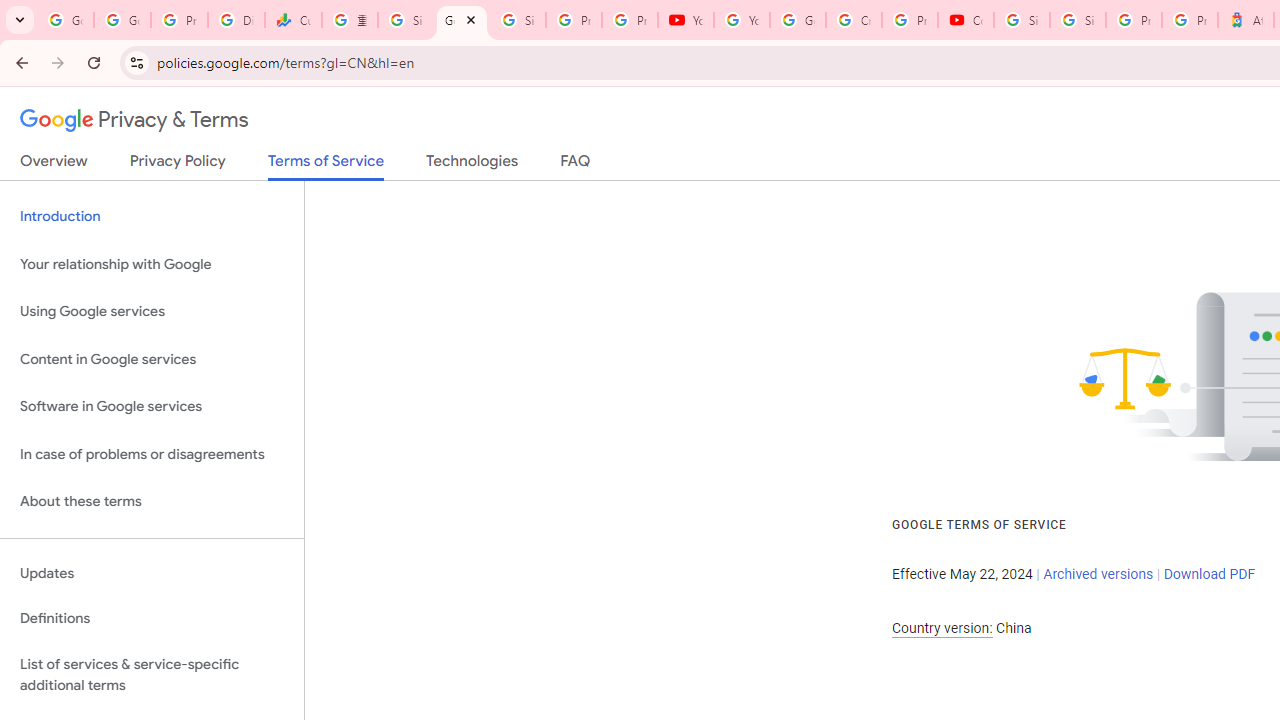  I want to click on 'Google Account Help', so click(797, 20).